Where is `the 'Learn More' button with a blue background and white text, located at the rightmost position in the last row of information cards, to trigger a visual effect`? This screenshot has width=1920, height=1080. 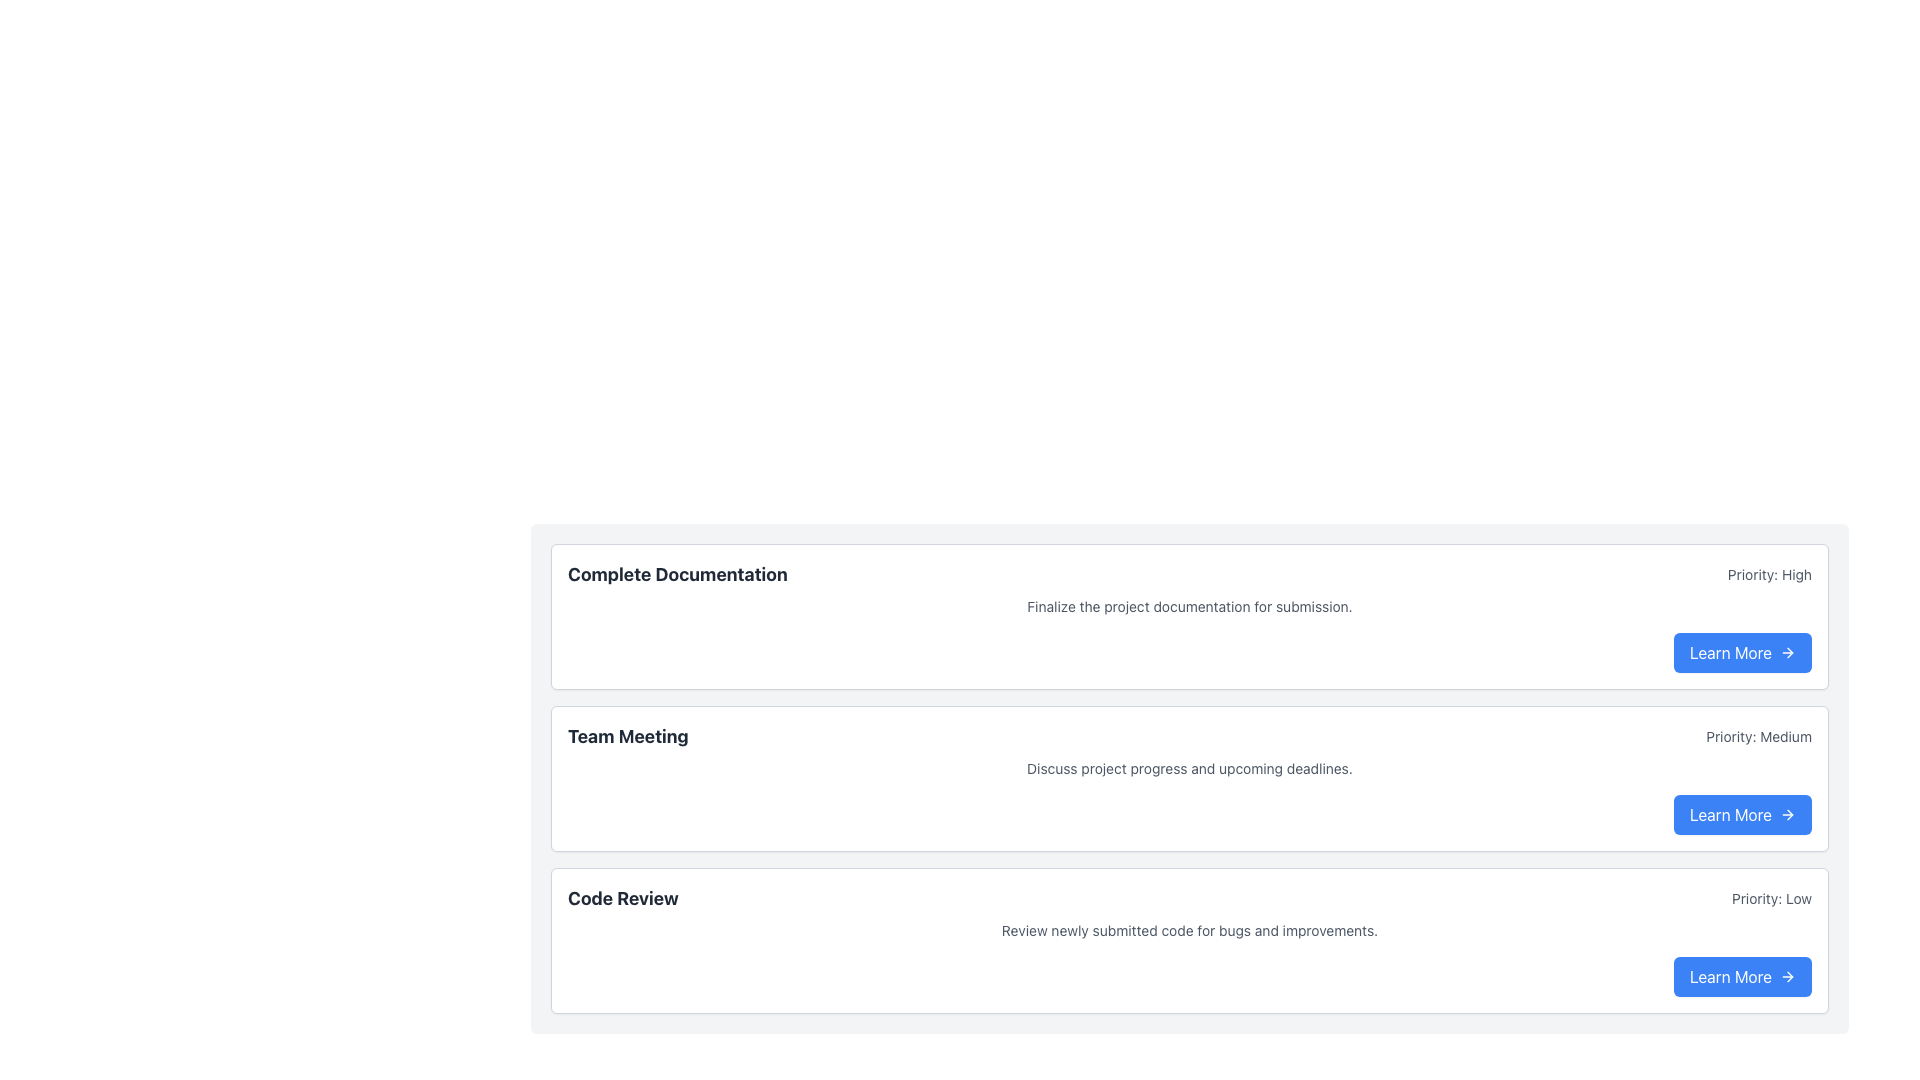 the 'Learn More' button with a blue background and white text, located at the rightmost position in the last row of information cards, to trigger a visual effect is located at coordinates (1741, 975).